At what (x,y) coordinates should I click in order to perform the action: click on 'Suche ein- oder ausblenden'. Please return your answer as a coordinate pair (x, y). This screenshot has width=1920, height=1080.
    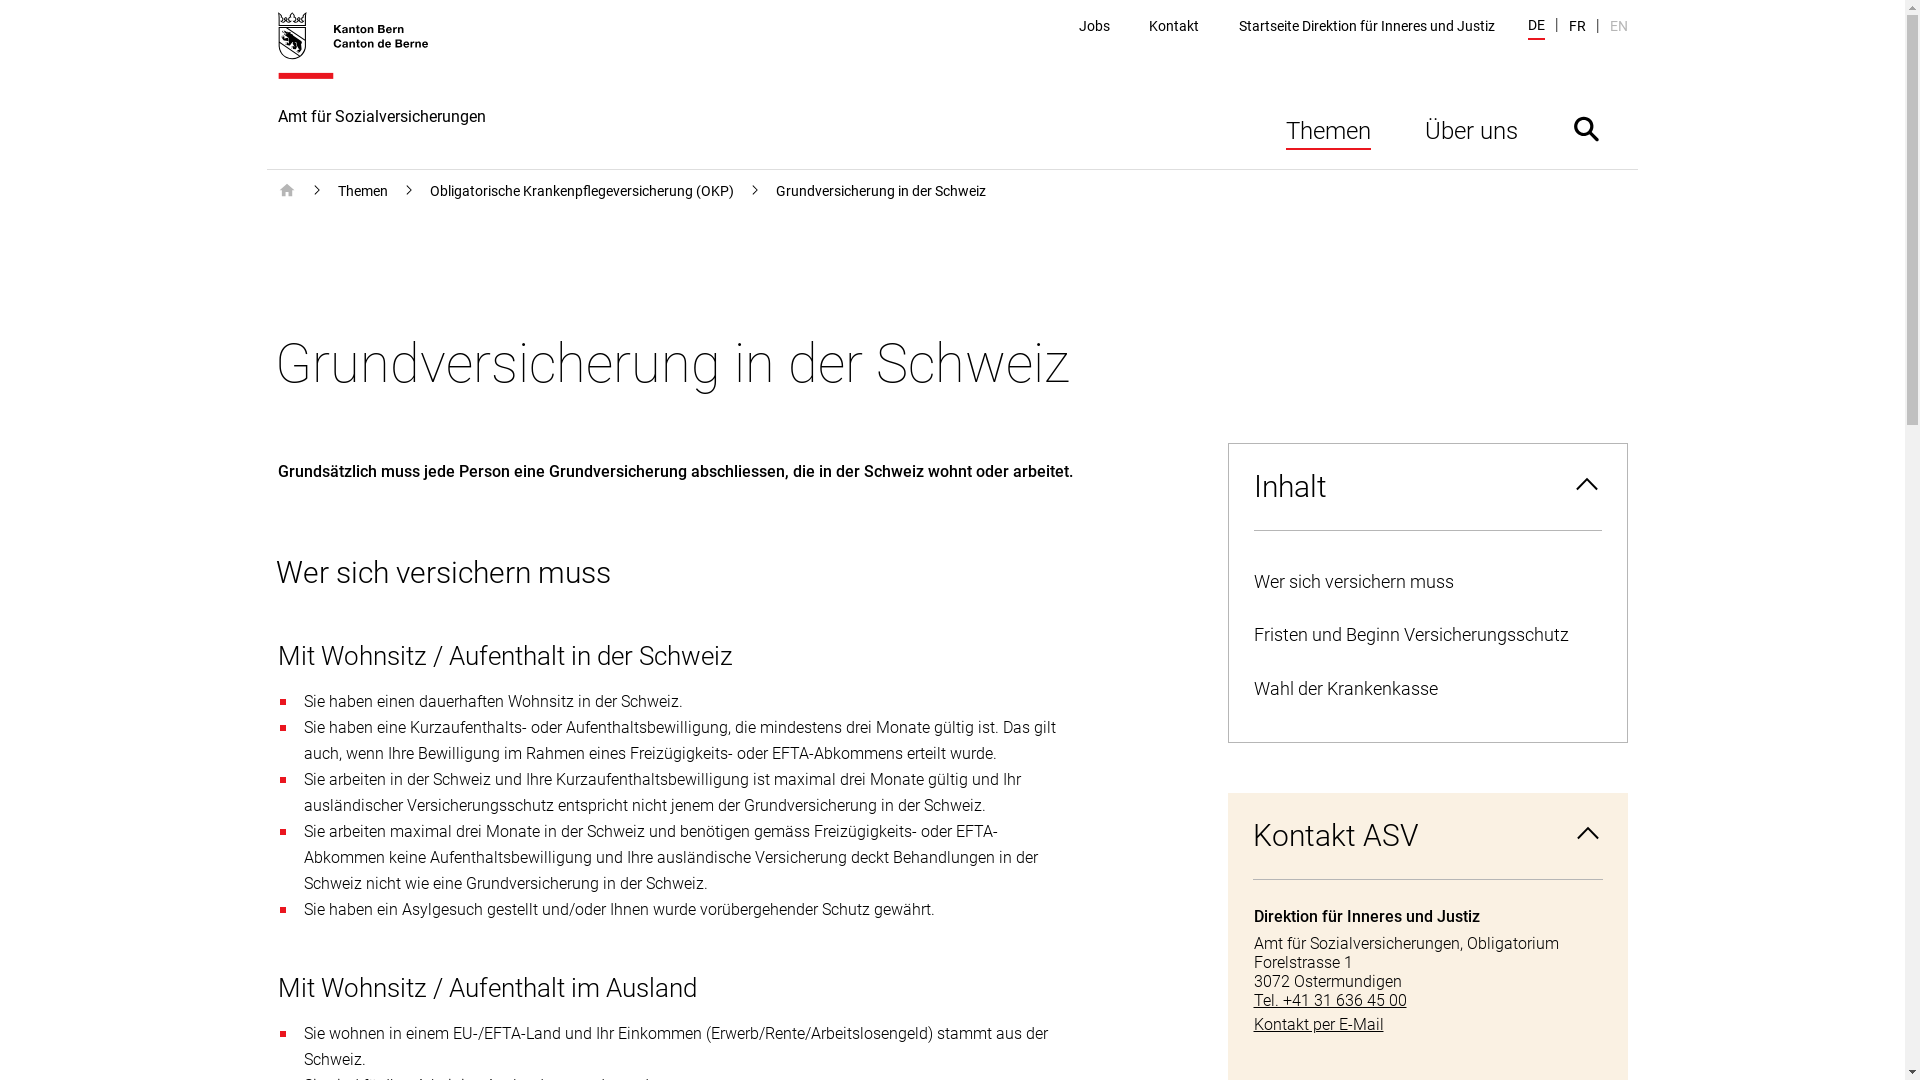
    Looking at the image, I should click on (1584, 128).